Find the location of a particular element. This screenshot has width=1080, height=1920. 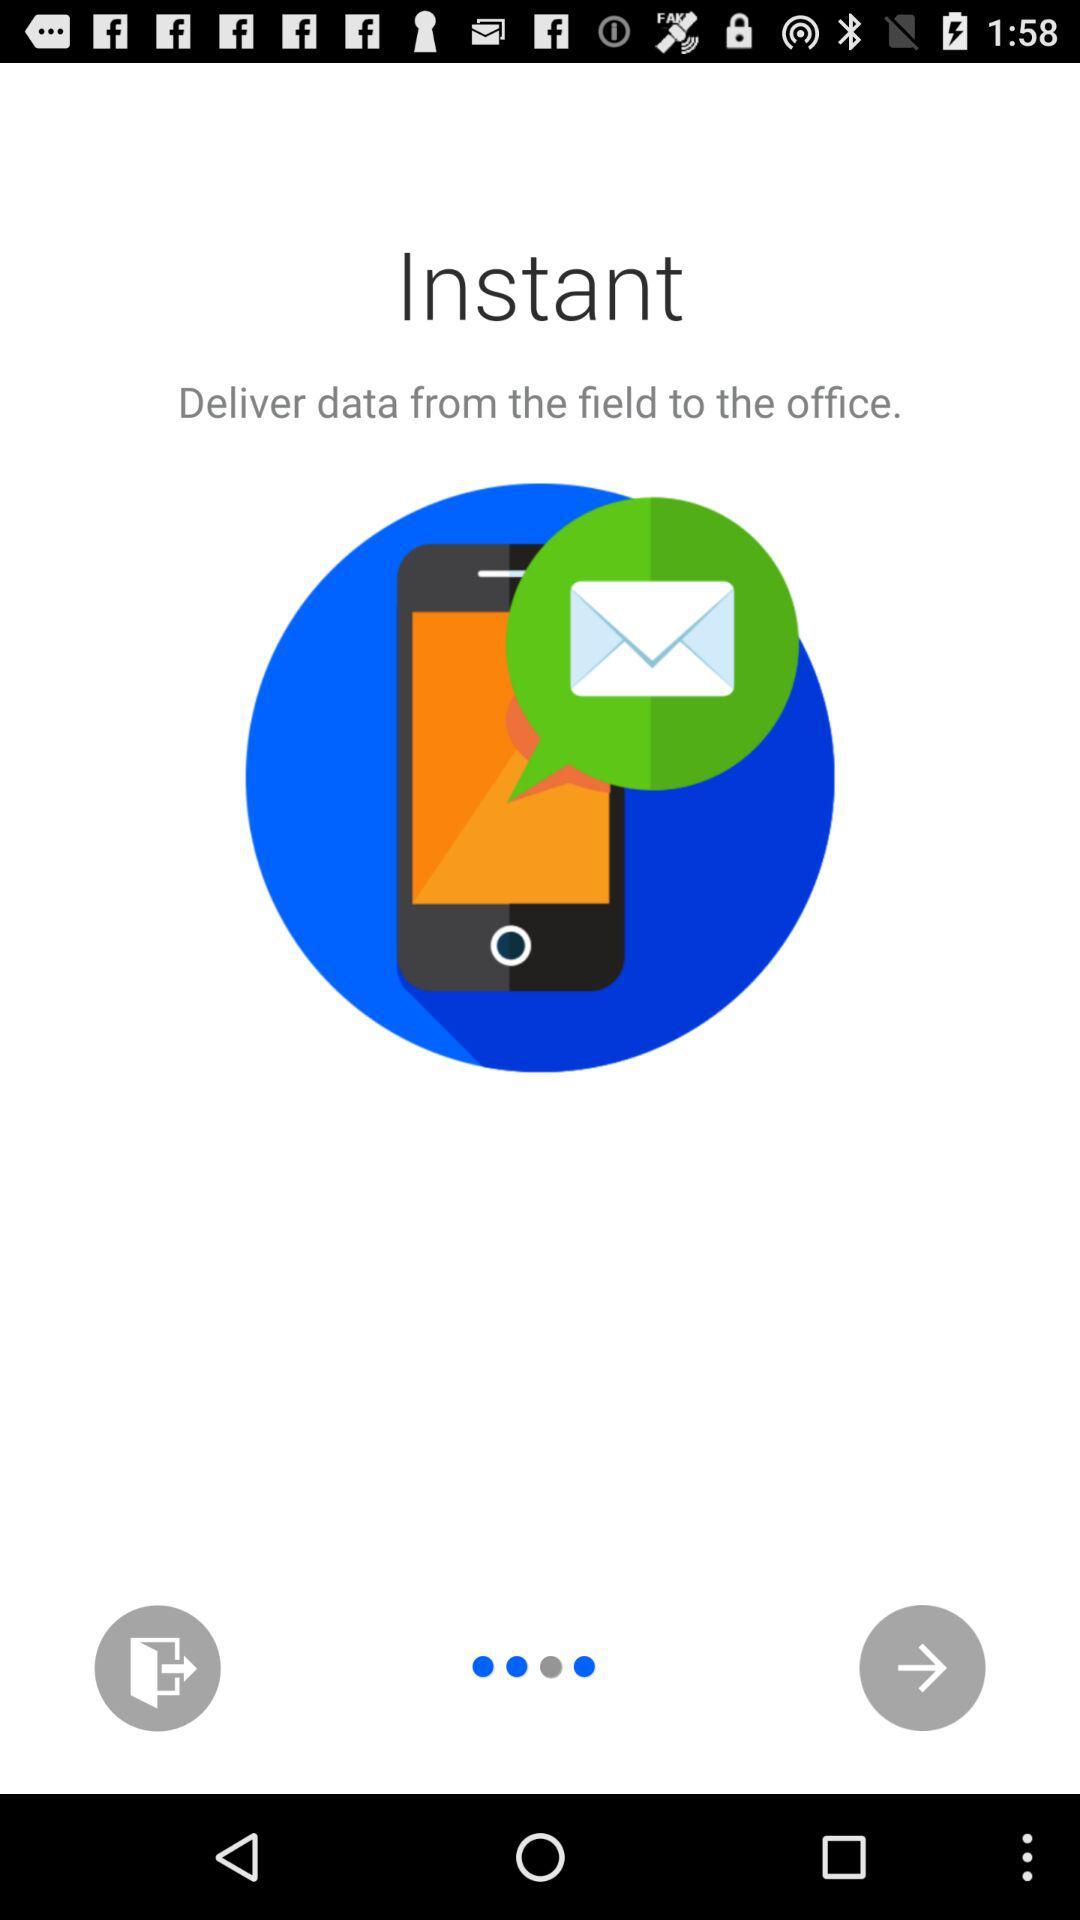

the add icon is located at coordinates (156, 1785).